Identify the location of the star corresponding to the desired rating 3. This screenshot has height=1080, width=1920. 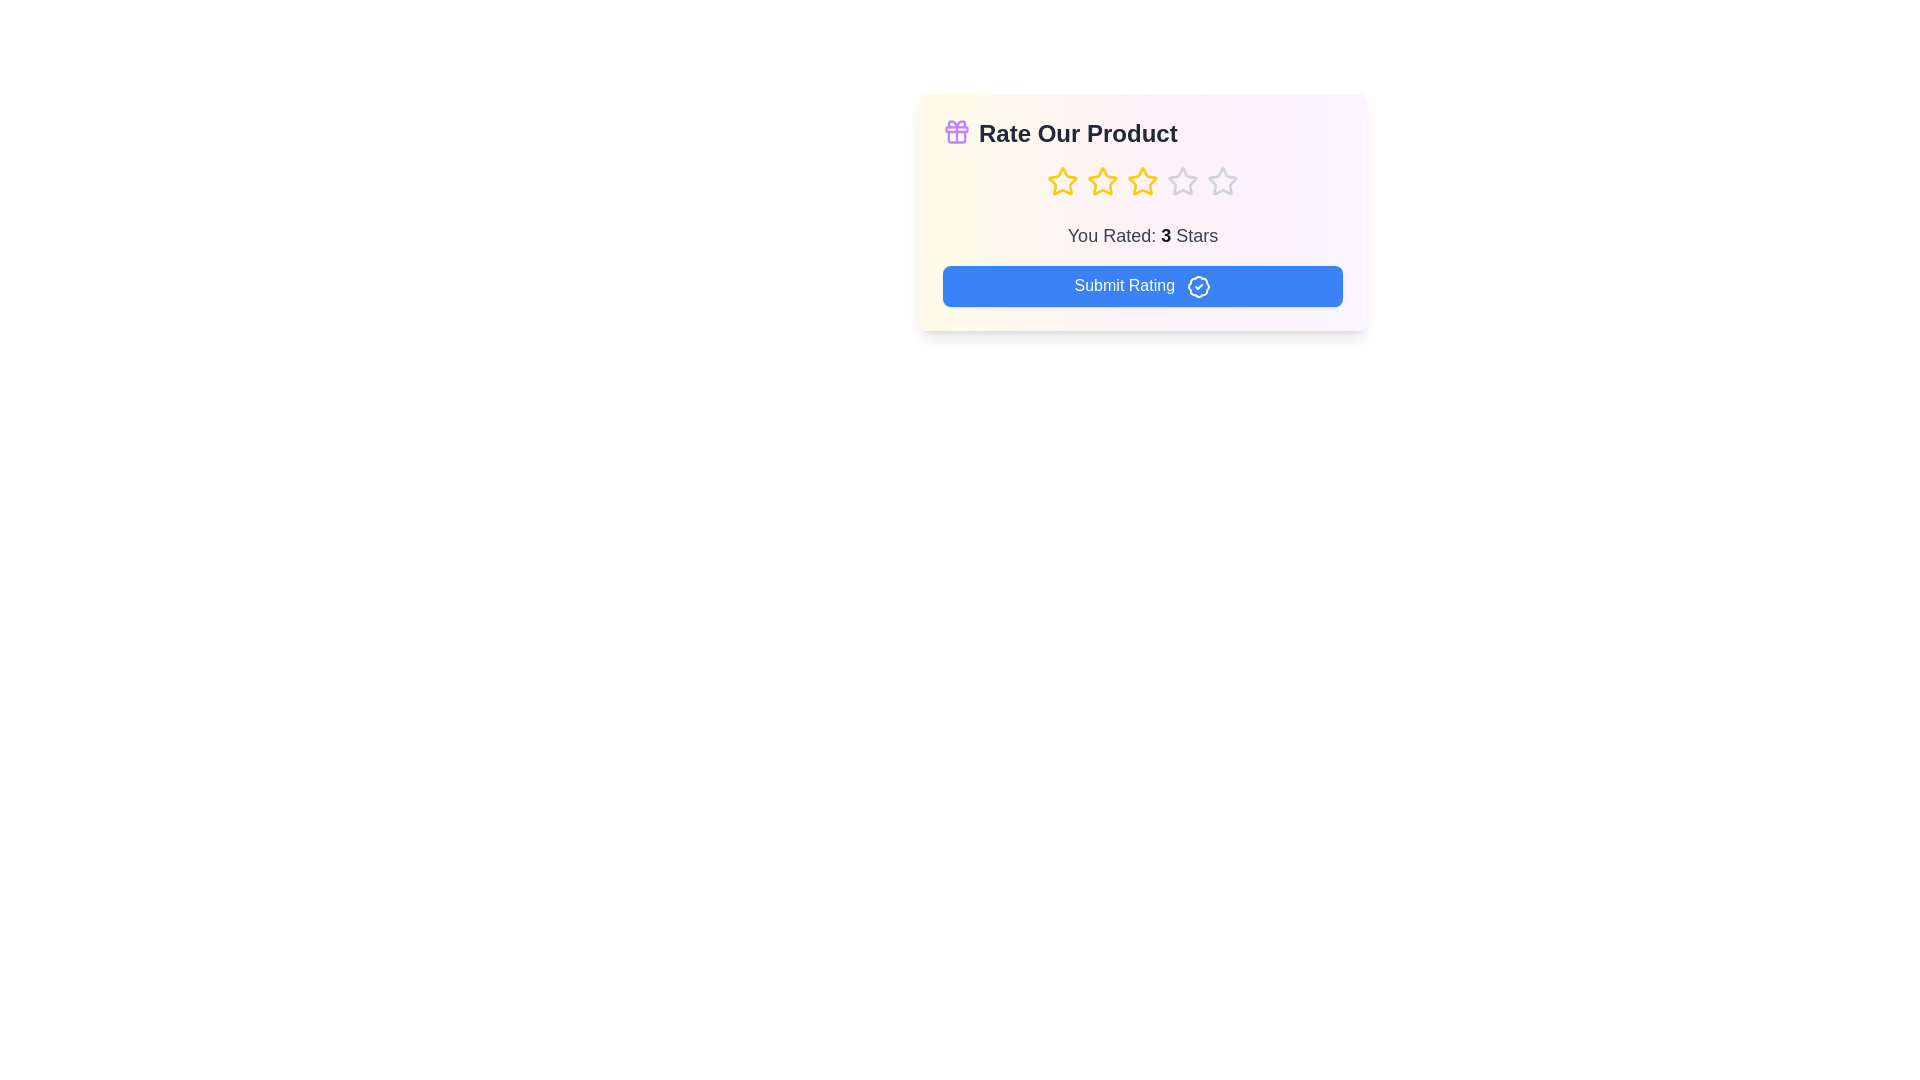
(1142, 181).